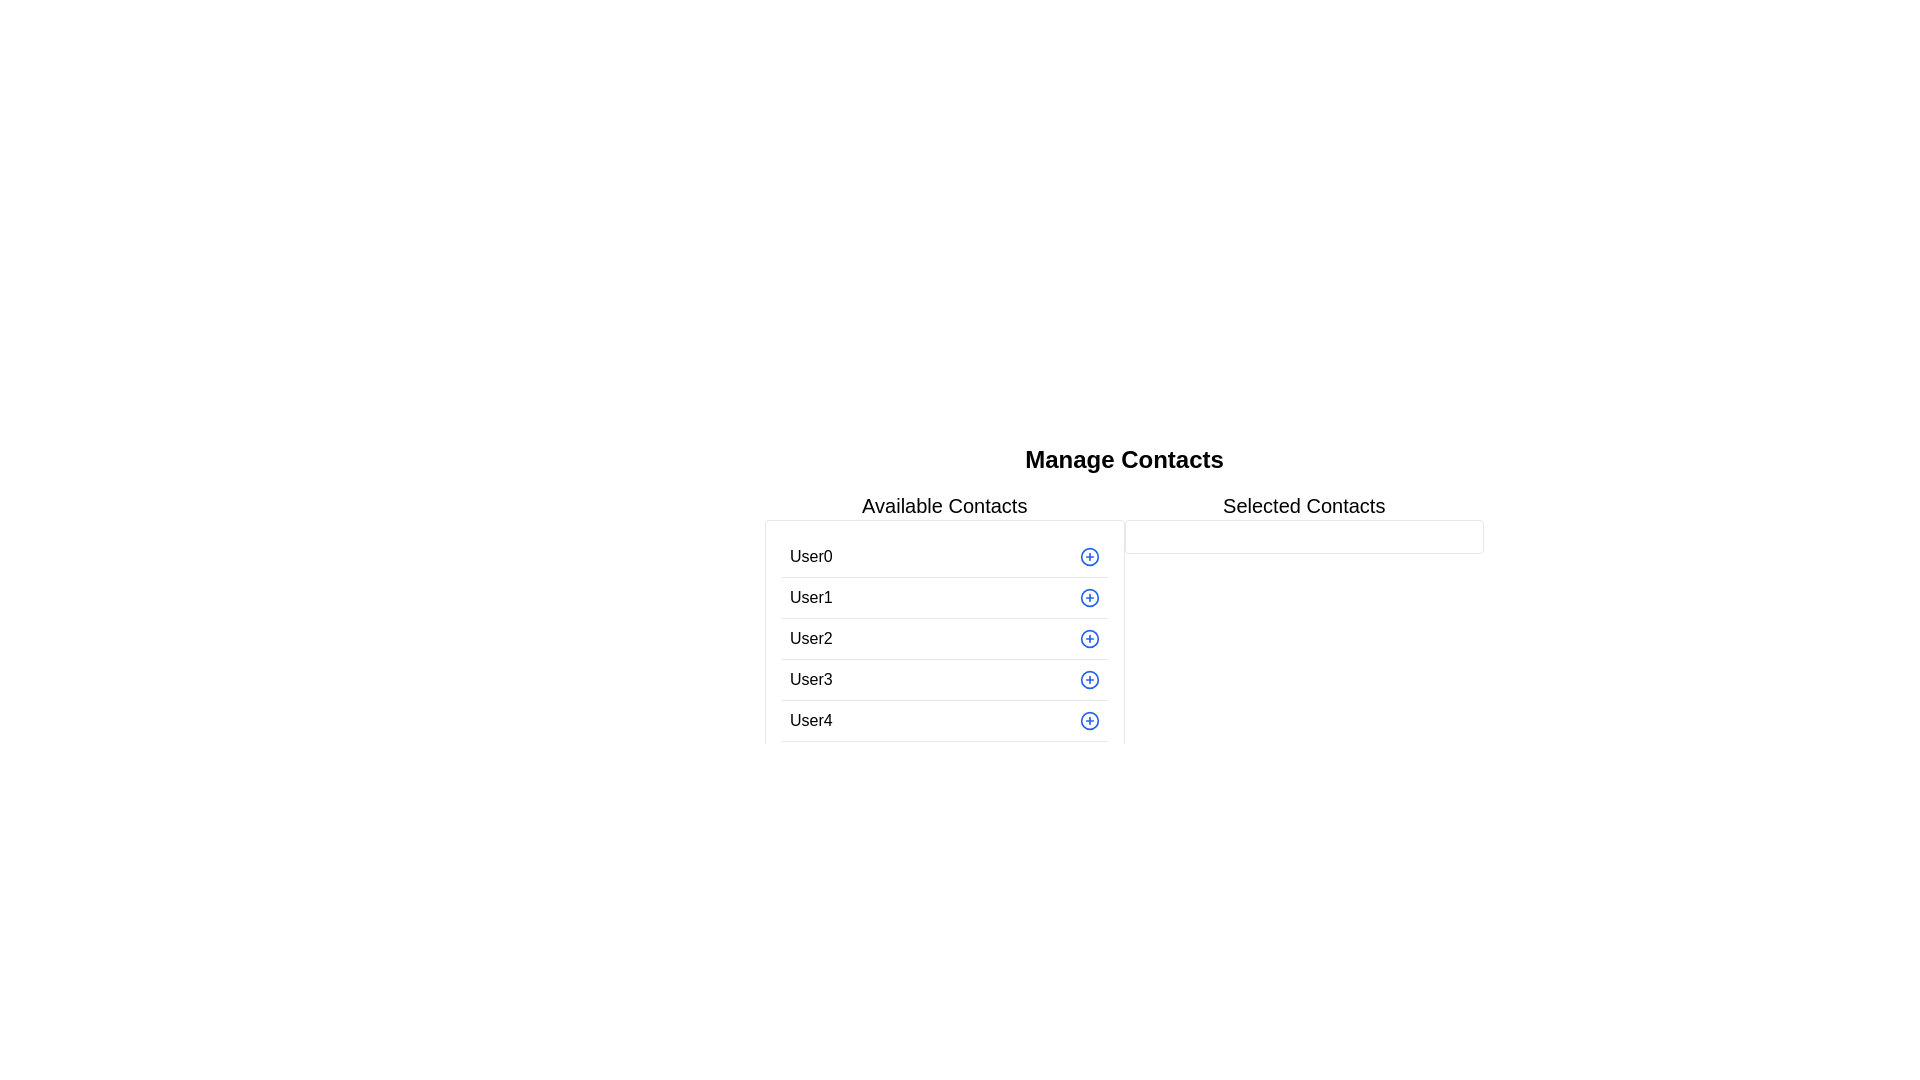 The height and width of the screenshot is (1080, 1920). What do you see at coordinates (943, 639) in the screenshot?
I see `the third row labeled 'User2' in the 'Available Contacts' section` at bounding box center [943, 639].